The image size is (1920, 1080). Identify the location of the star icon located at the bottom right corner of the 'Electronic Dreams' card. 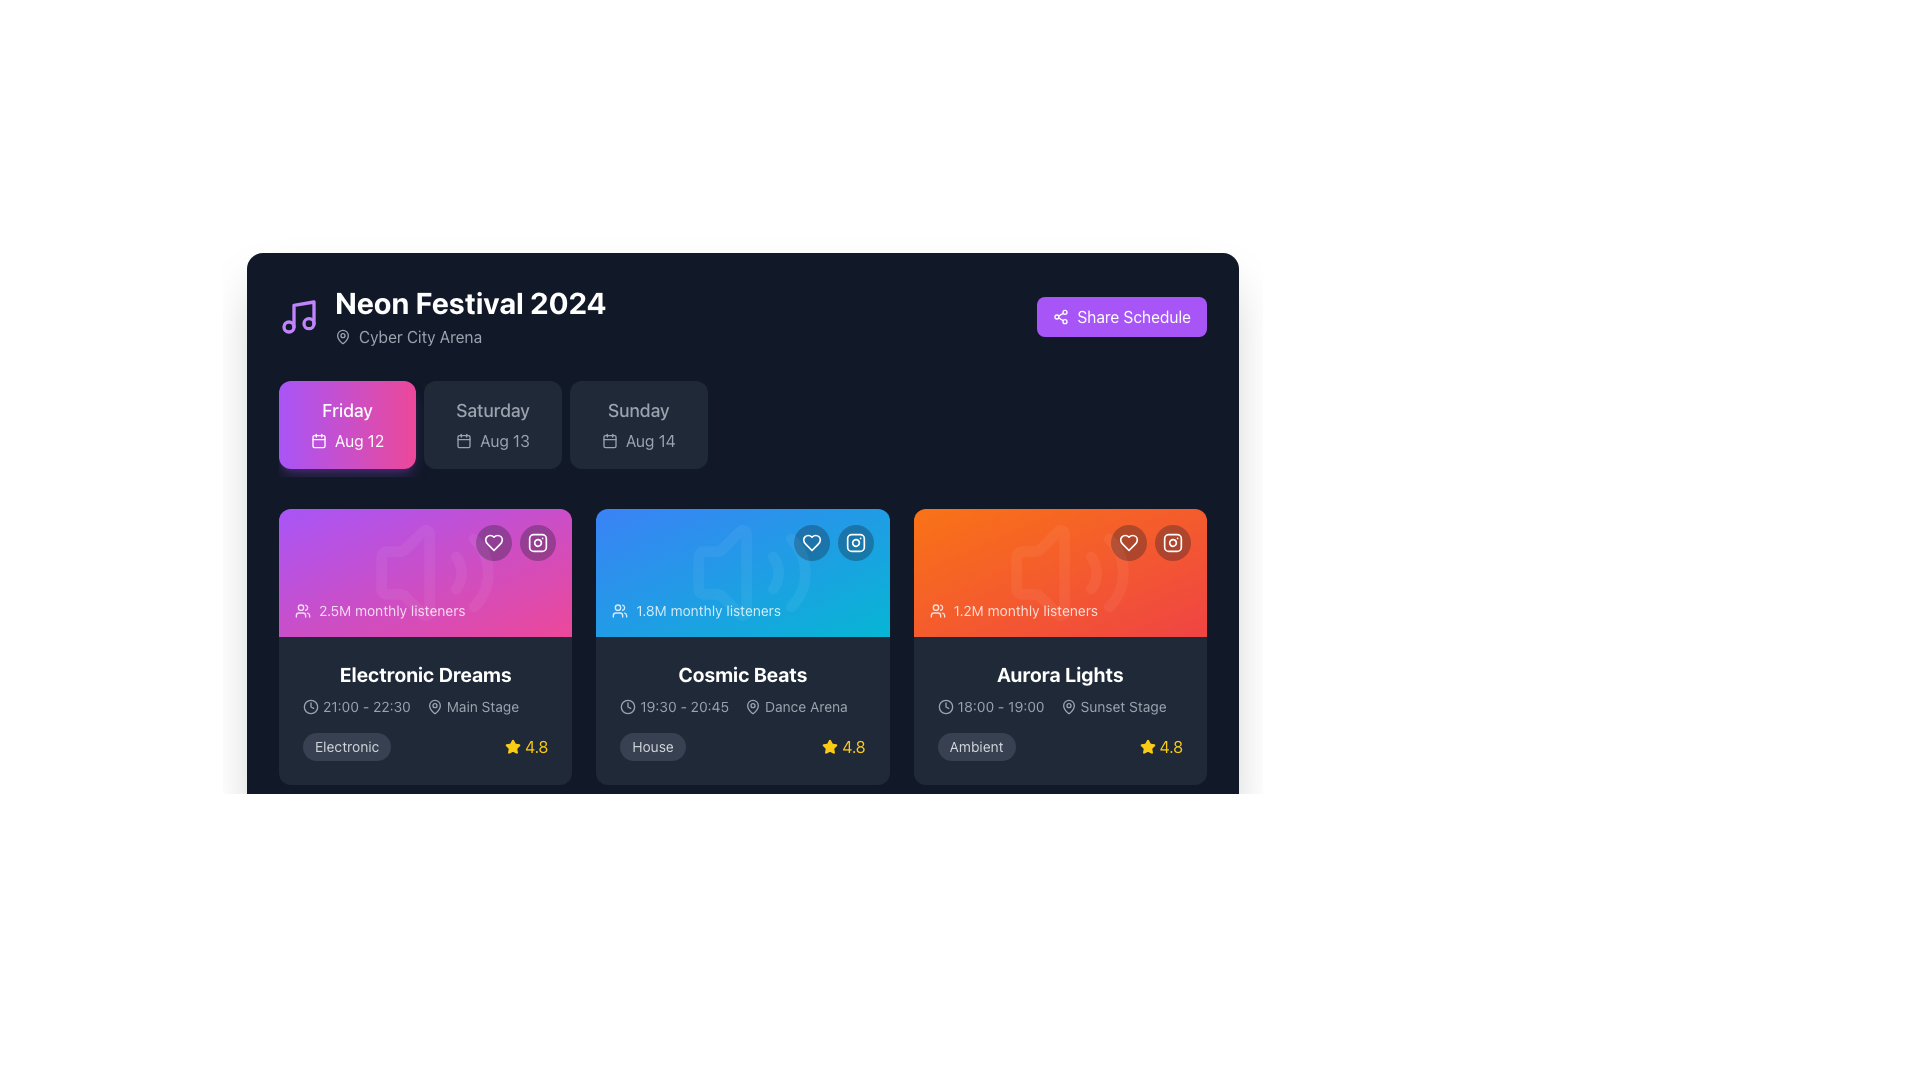
(513, 746).